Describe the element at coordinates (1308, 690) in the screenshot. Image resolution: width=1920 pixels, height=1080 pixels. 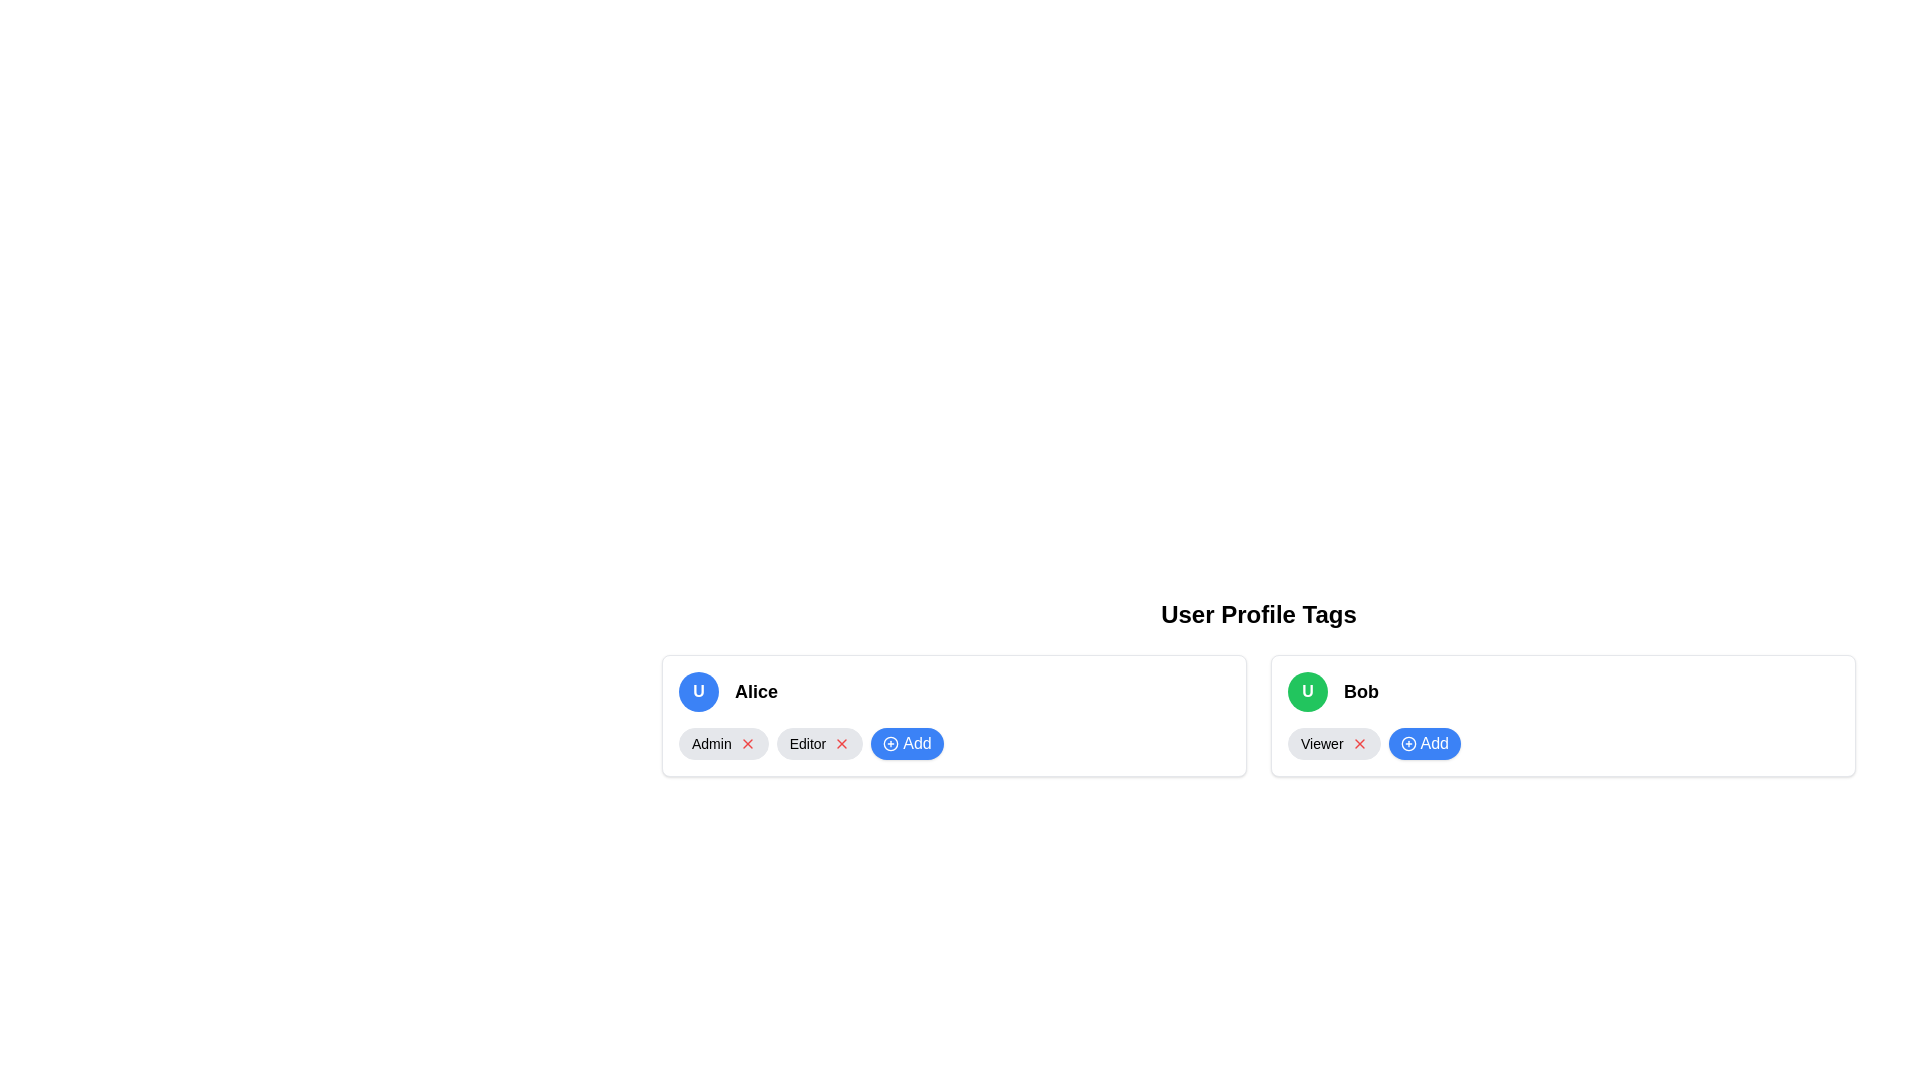
I see `the circular badge icon with a green background and a white bold letter 'U' that serves as a user identifier, positioned to the left of the text 'Bob'` at that location.